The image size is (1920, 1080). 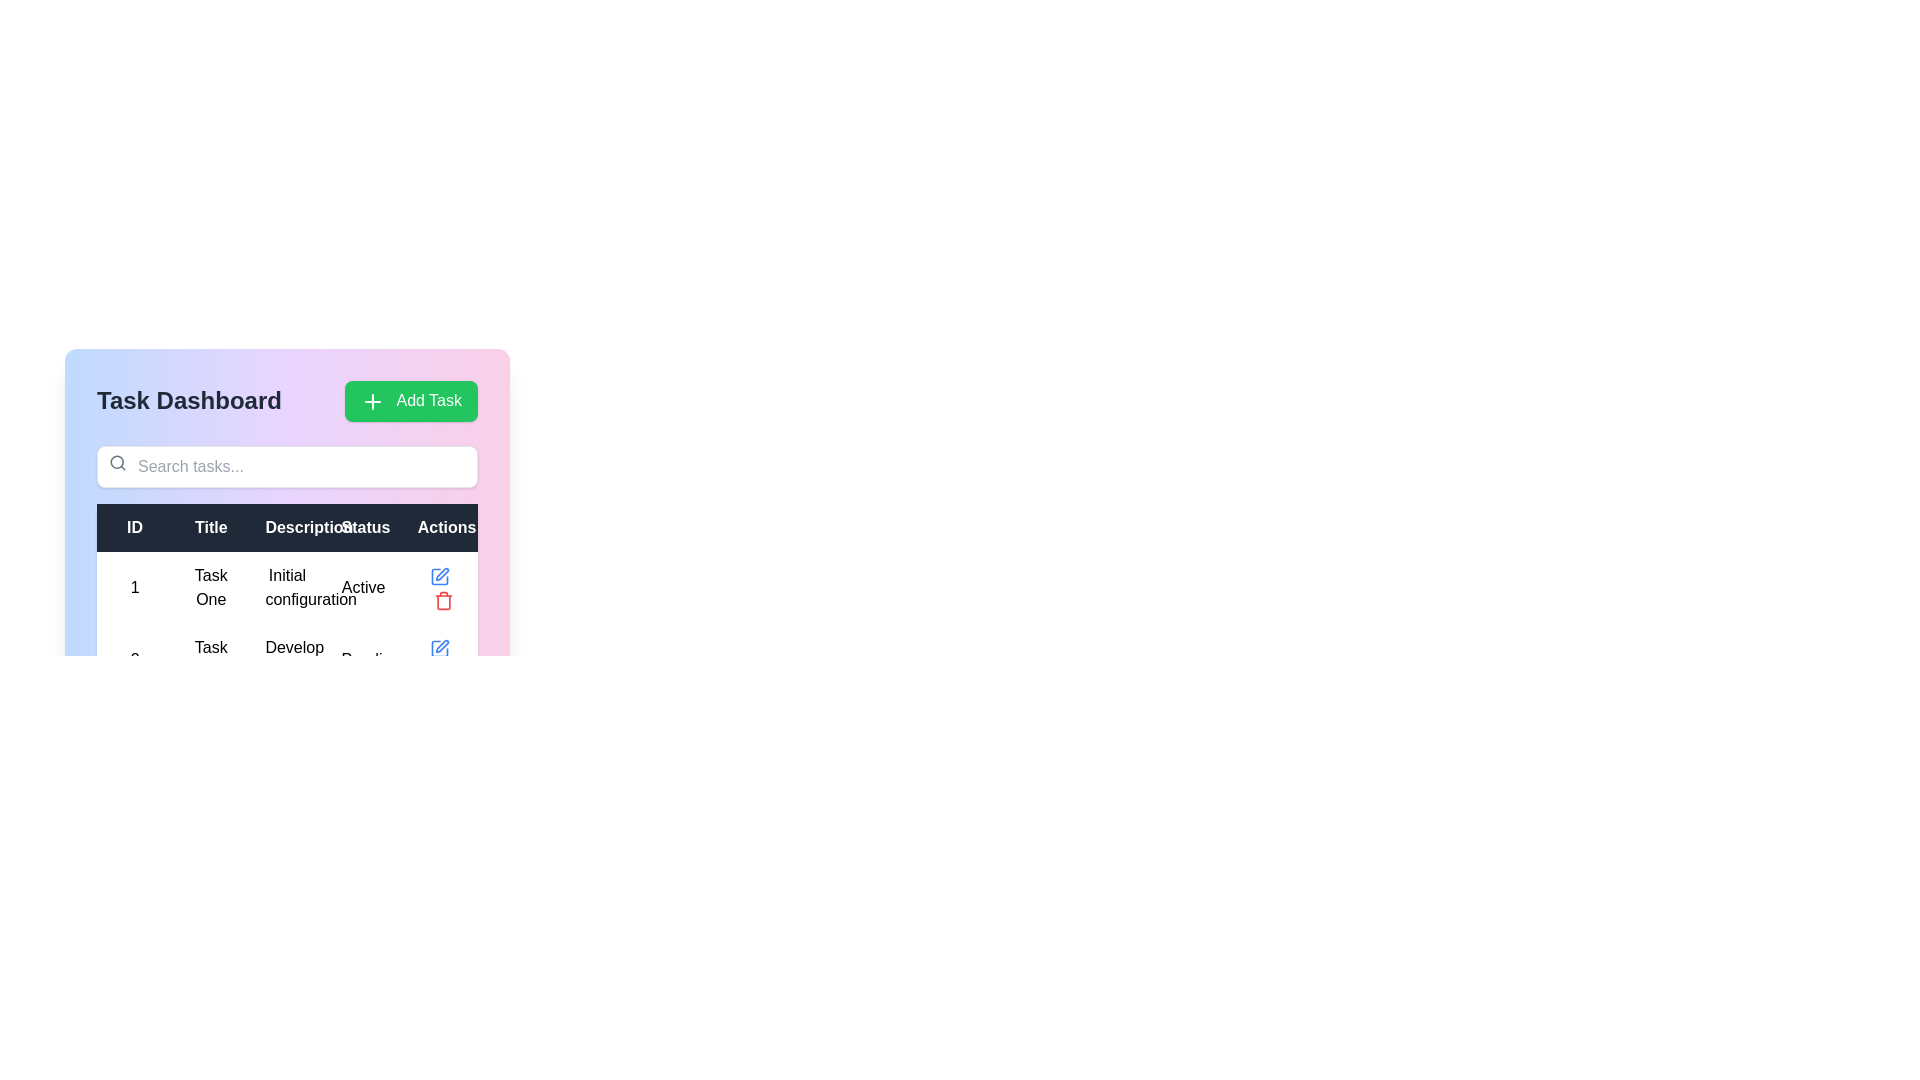 What do you see at coordinates (134, 586) in the screenshot?
I see `the Text display cell in the 'ID' column at the top row` at bounding box center [134, 586].